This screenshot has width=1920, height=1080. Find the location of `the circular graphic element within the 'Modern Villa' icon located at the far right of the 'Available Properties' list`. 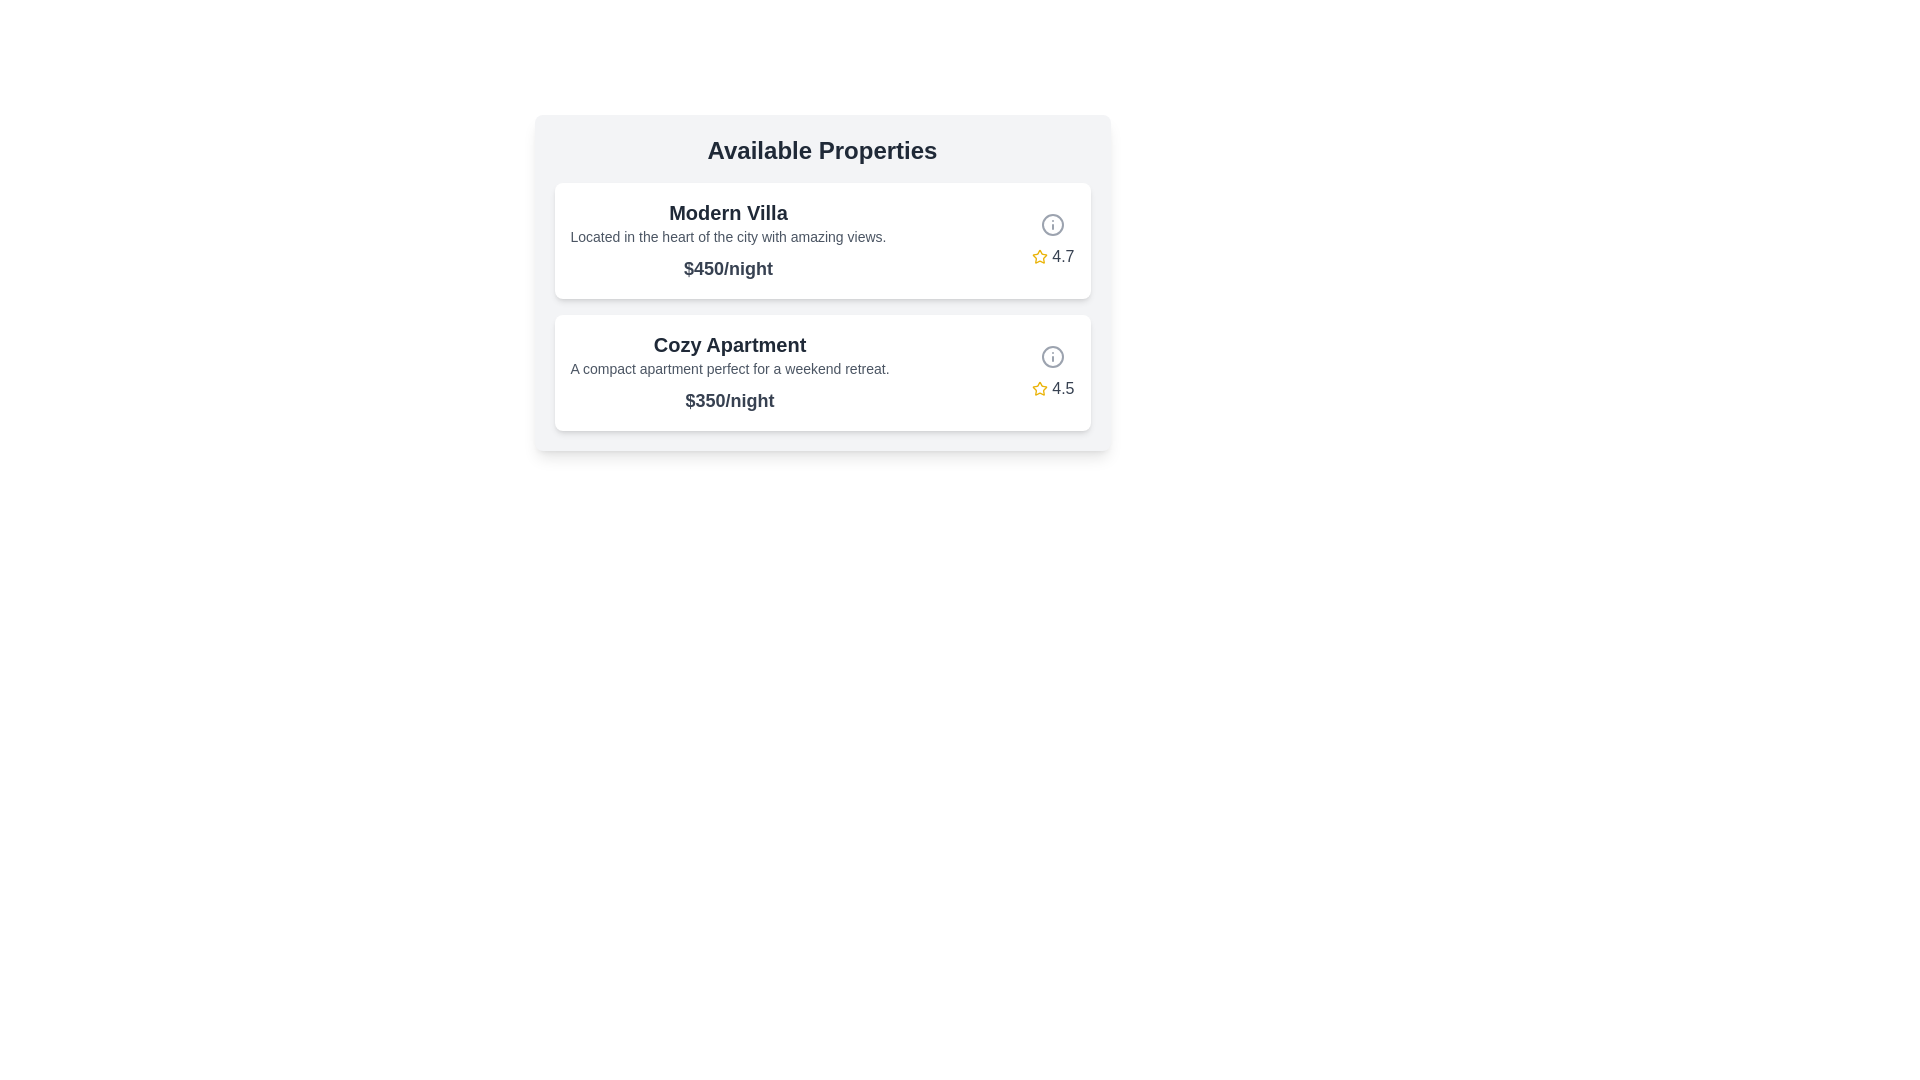

the circular graphic element within the 'Modern Villa' icon located at the far right of the 'Available Properties' list is located at coordinates (1052, 356).